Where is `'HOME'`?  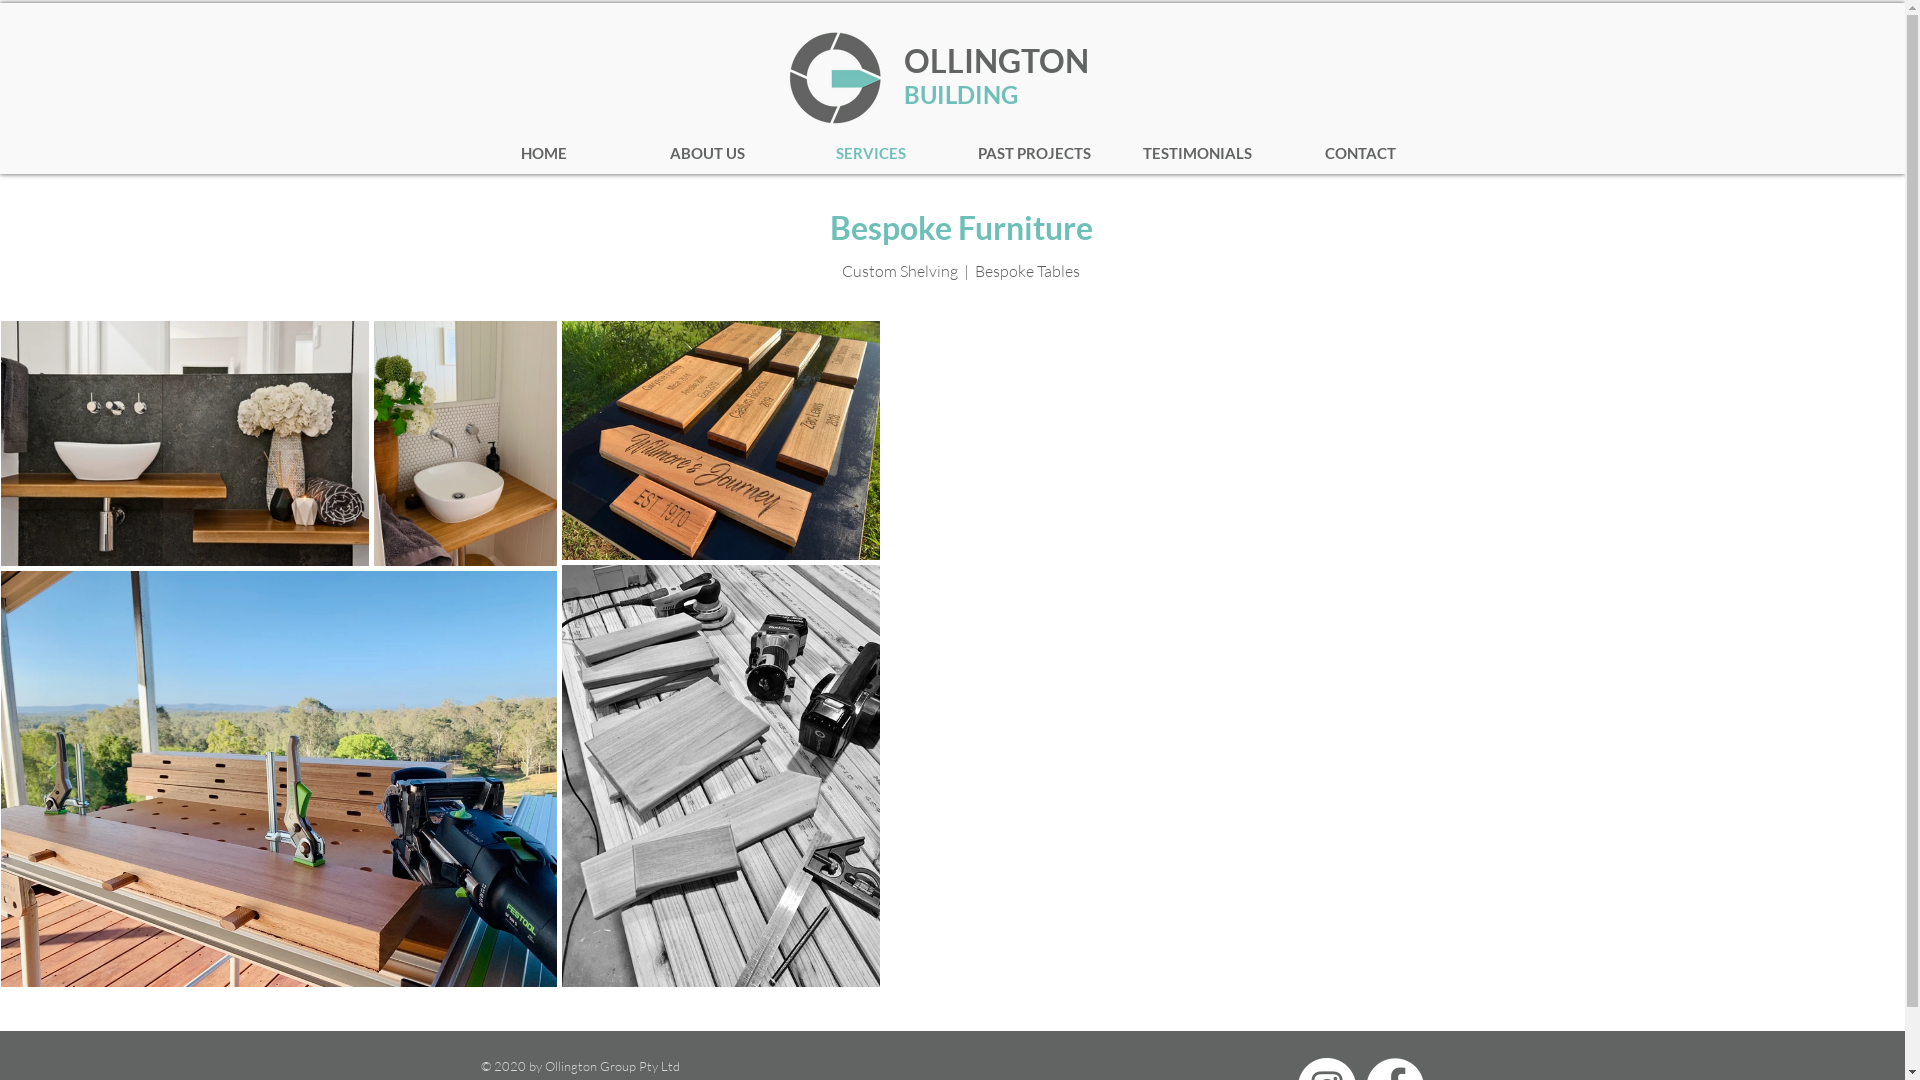
'HOME' is located at coordinates (543, 152).